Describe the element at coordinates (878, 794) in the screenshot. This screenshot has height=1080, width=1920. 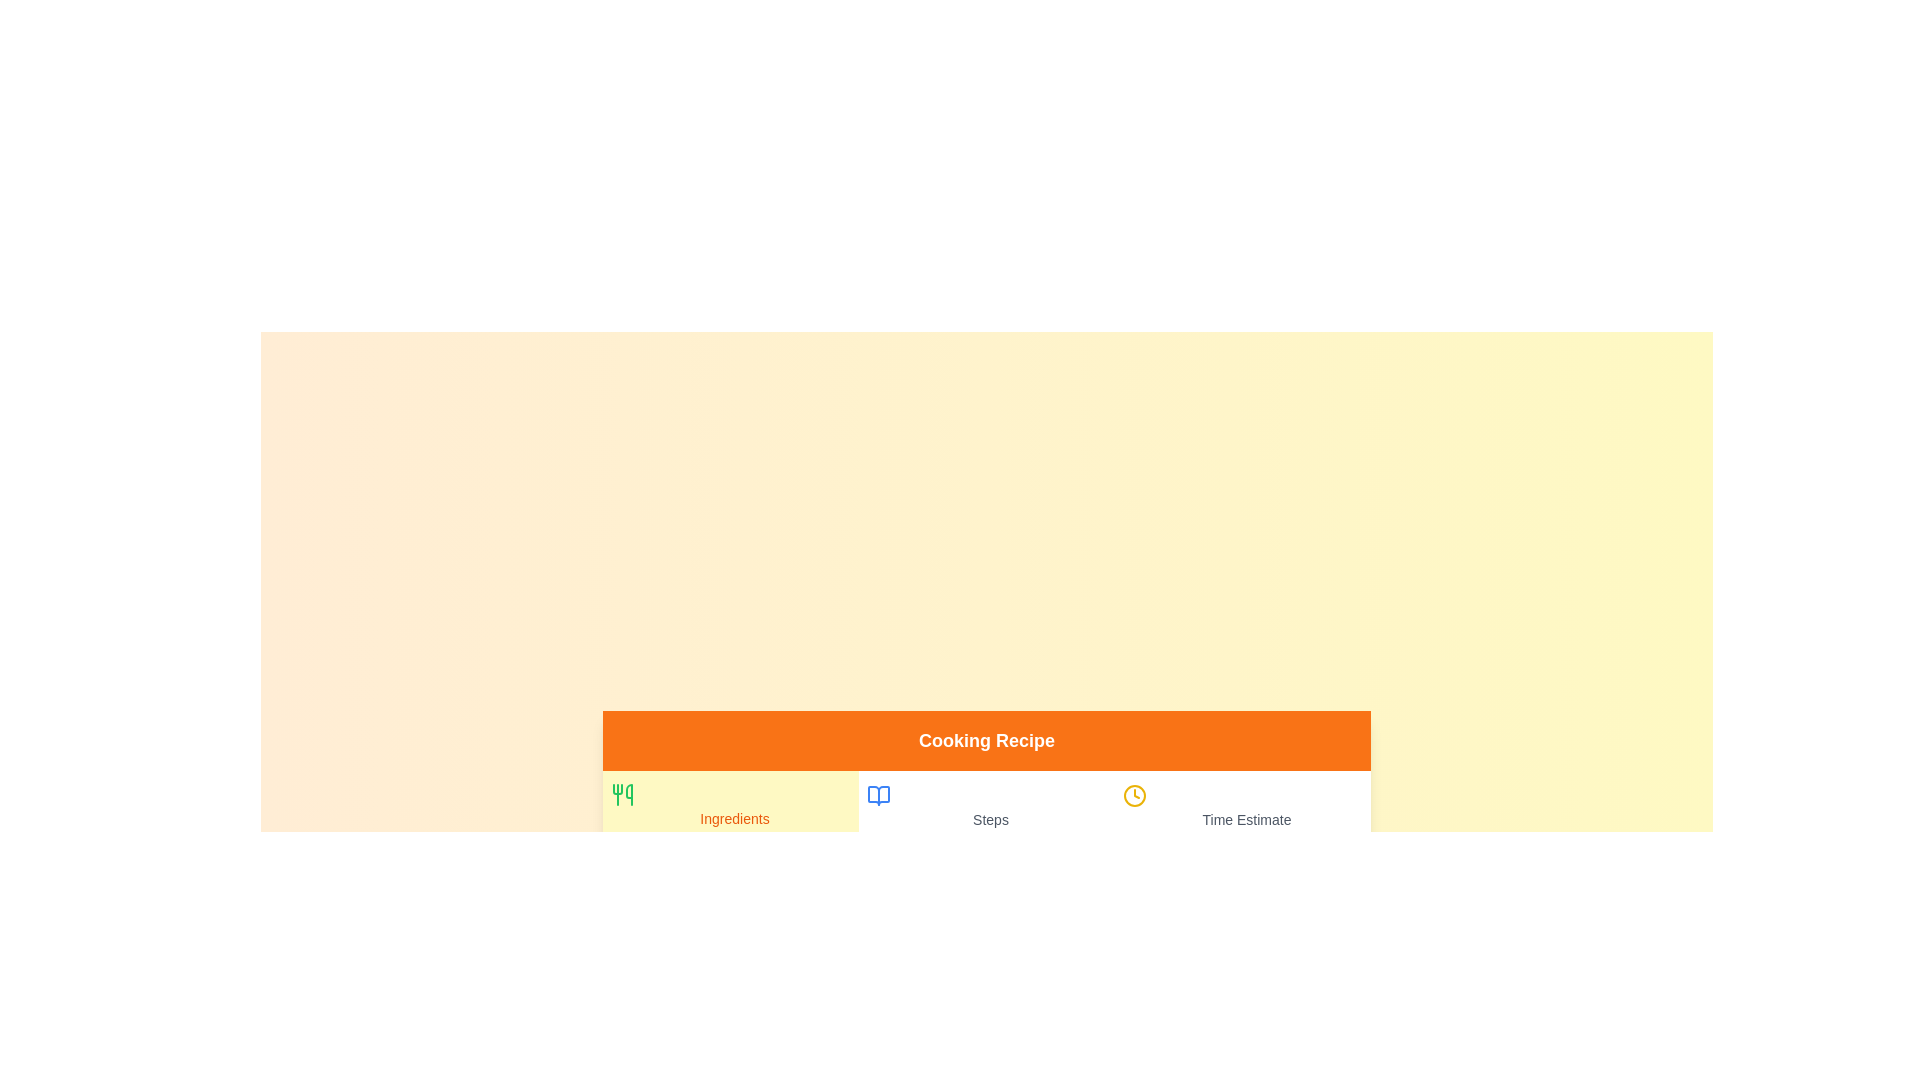
I see `the icon of the Steps tab to activate it` at that location.